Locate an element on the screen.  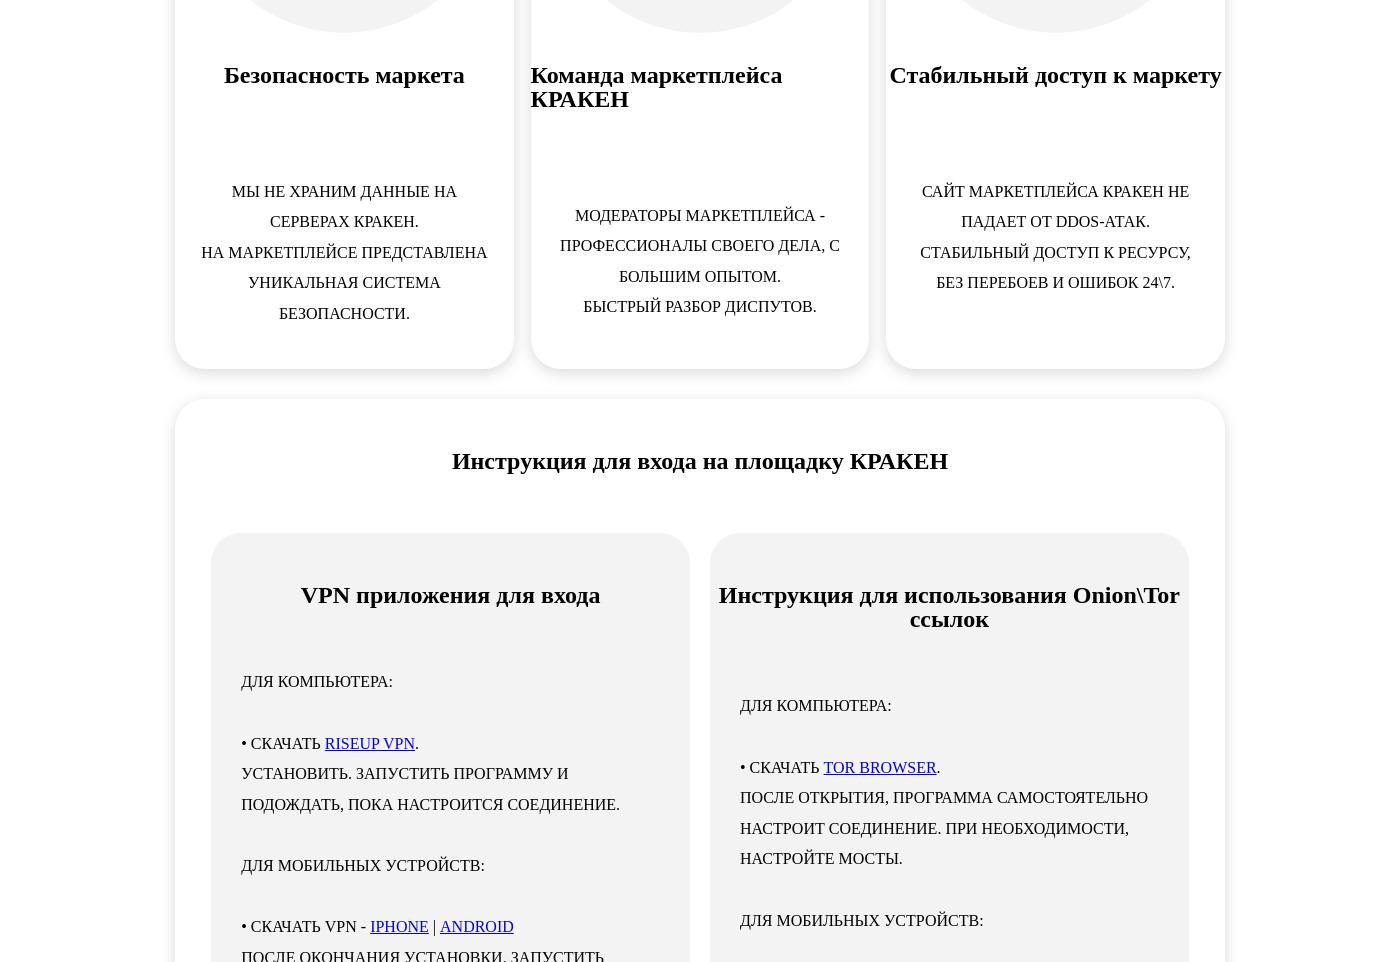
'После
                        открытия, программа самостоятельно настроит соединение. При
                        необходимости, настройте мосты.' is located at coordinates (943, 827).